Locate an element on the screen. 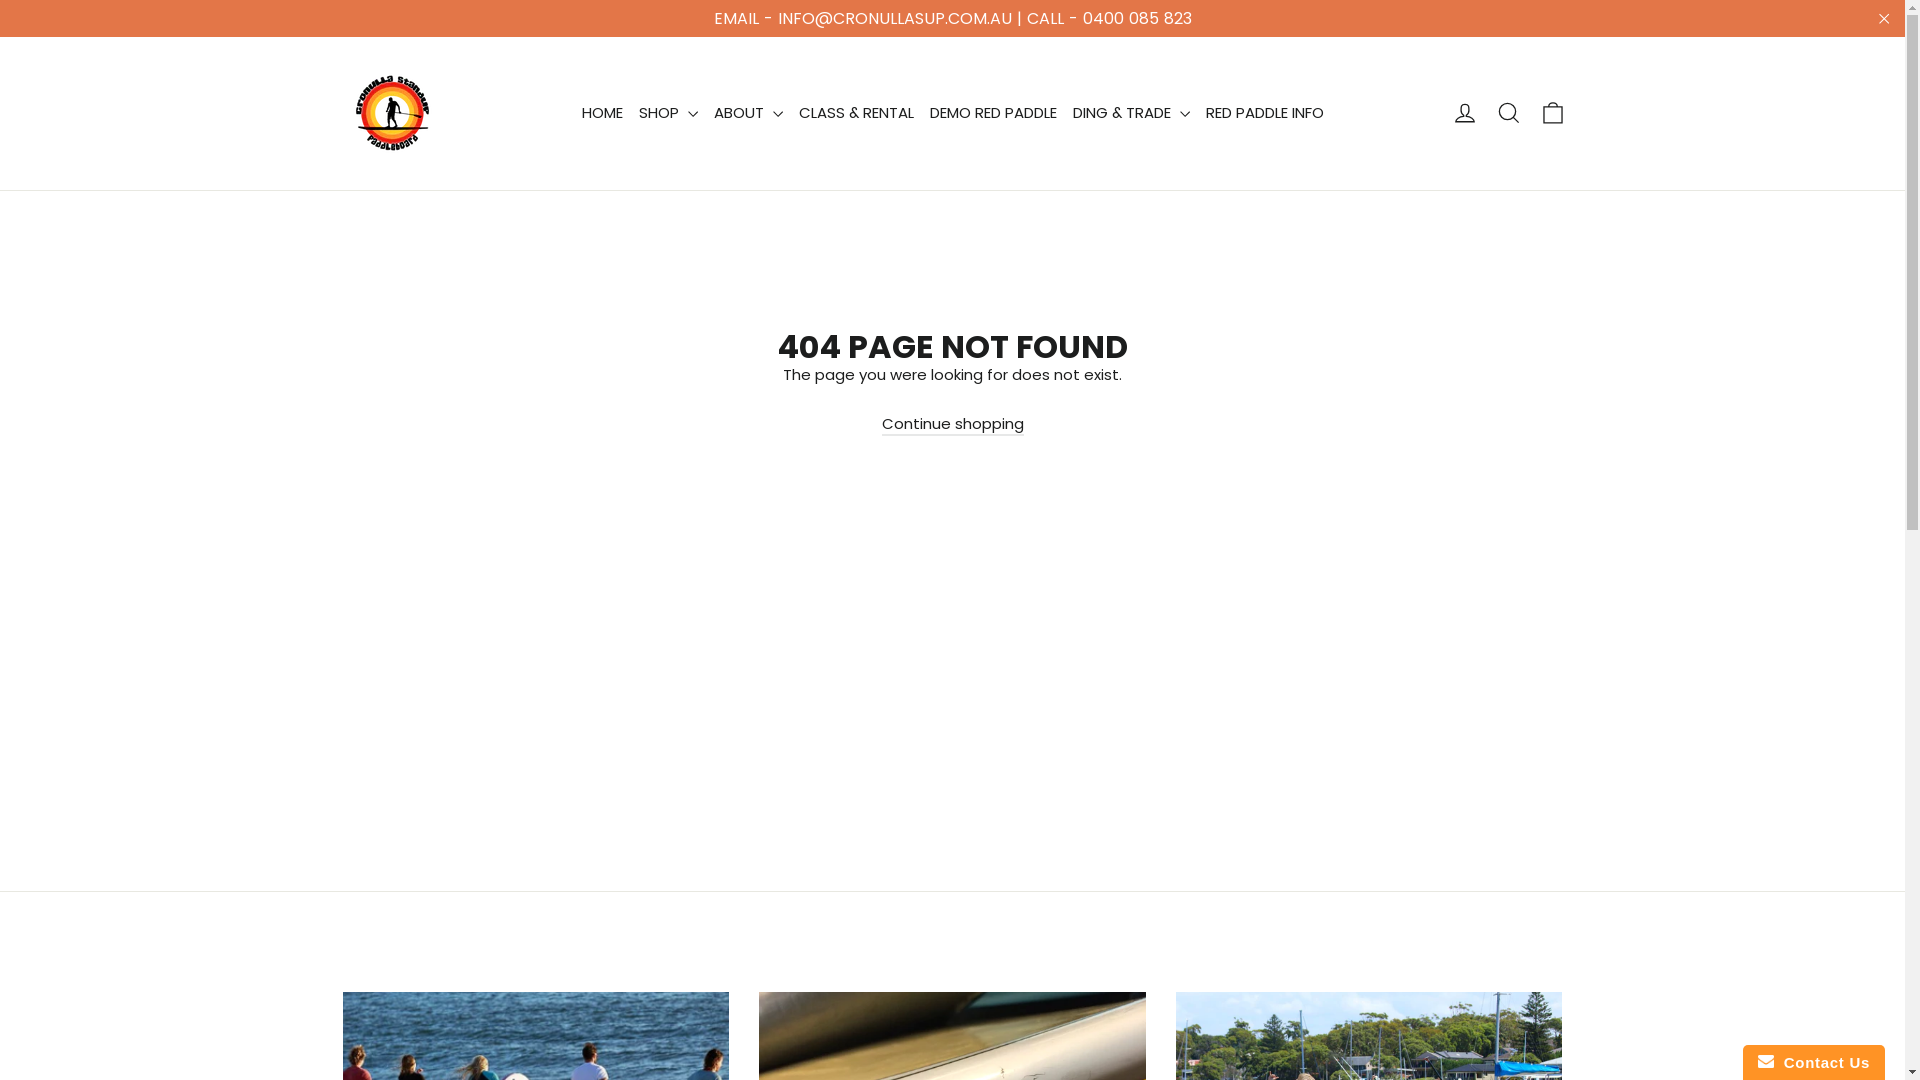  'Skip to content' is located at coordinates (0, 0).